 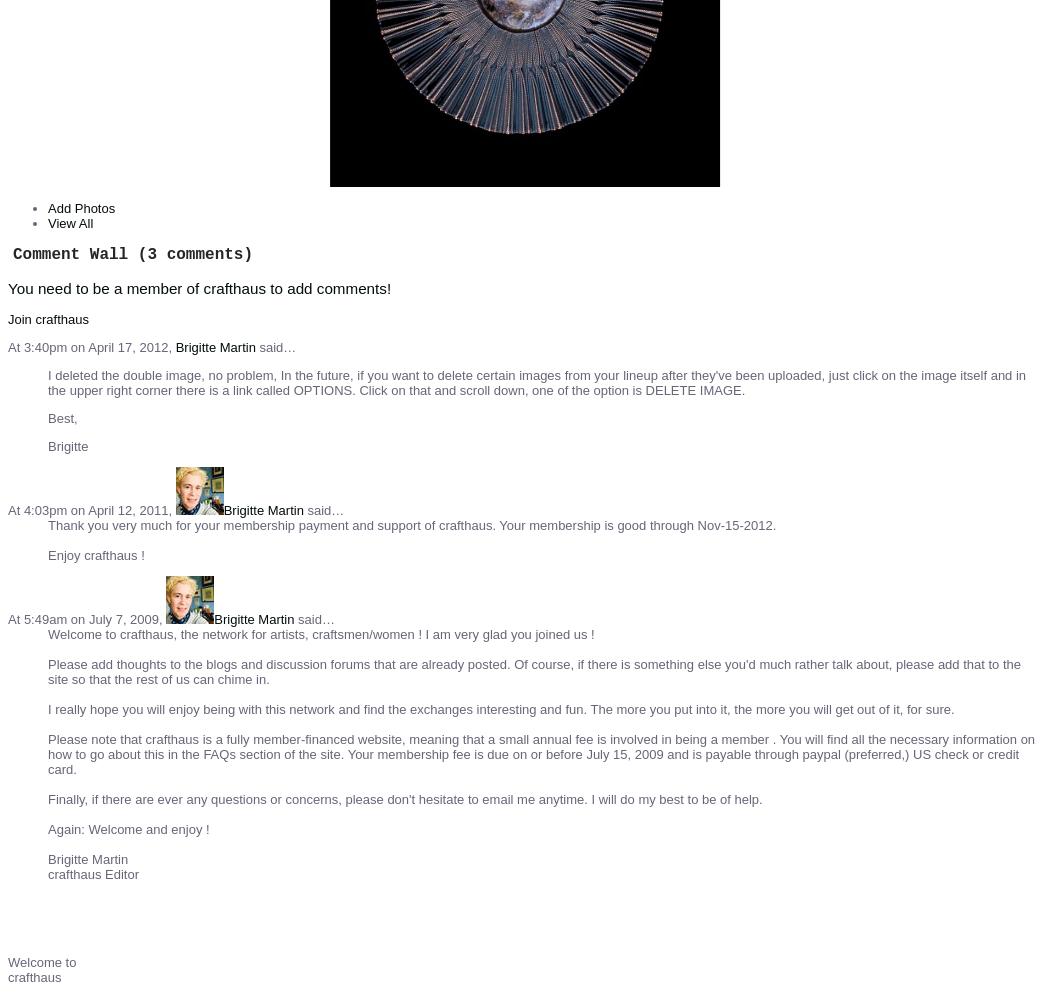 I want to click on 'Again: Welcome and enjoy !', so click(x=127, y=828).